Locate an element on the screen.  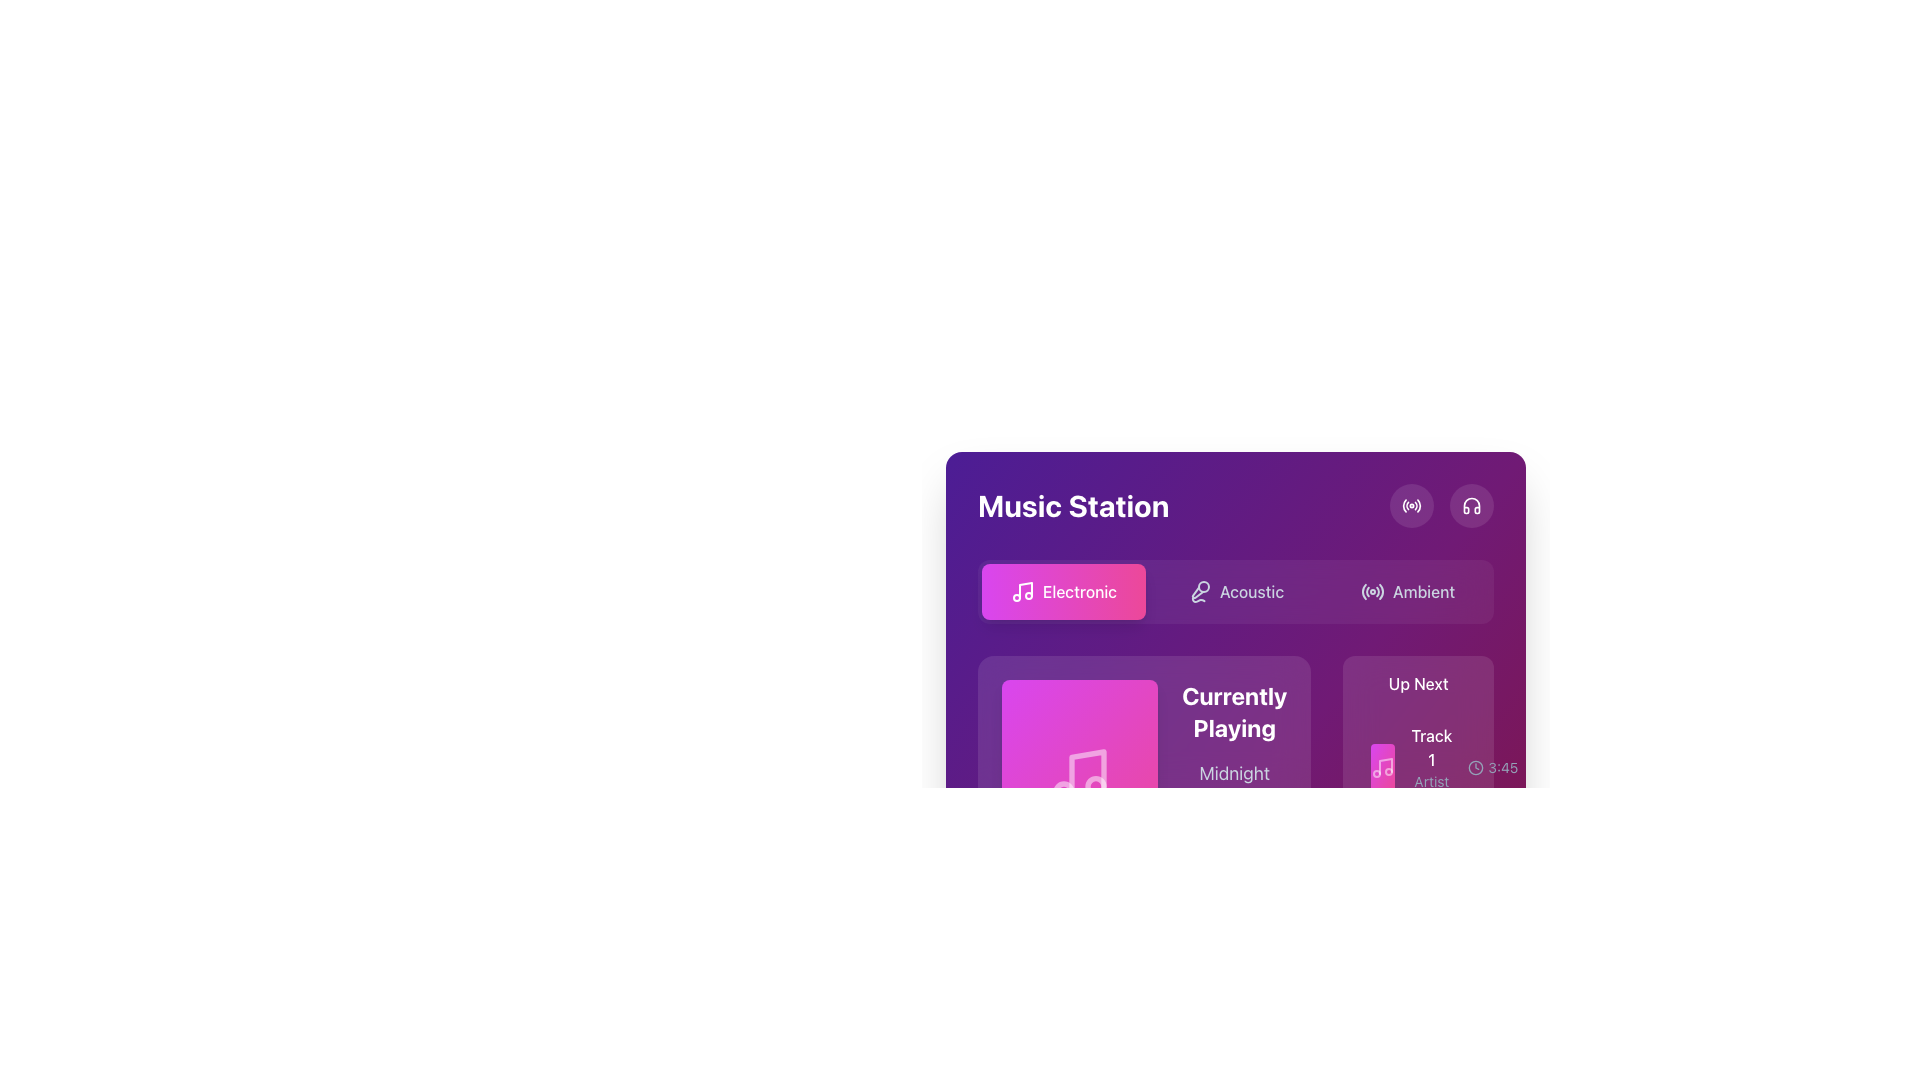
the minimalist headphones icon located in the top-right corner of the interface is located at coordinates (1472, 504).